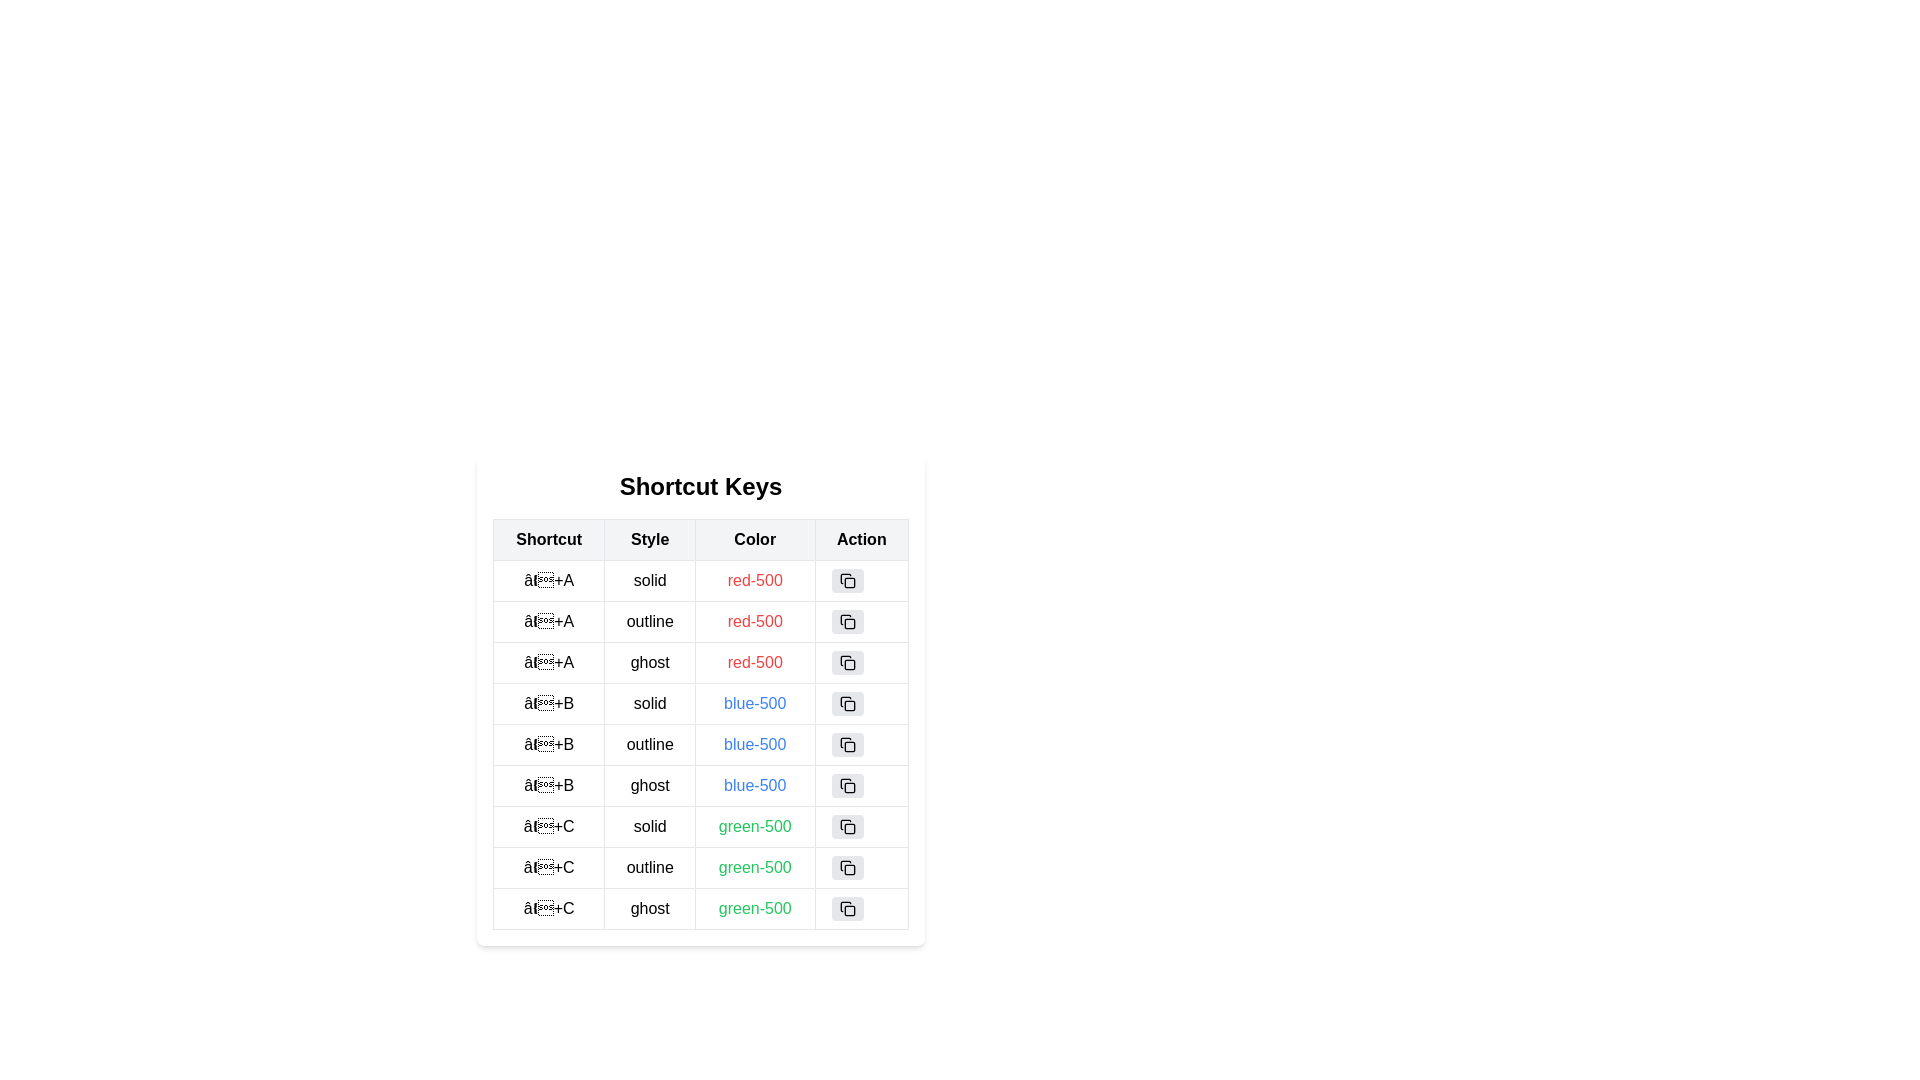 The image size is (1920, 1080). I want to click on the static text display representing the keyboard shortcut 'Command+A' located in the first row under the 'Shortcut' column, so click(549, 581).